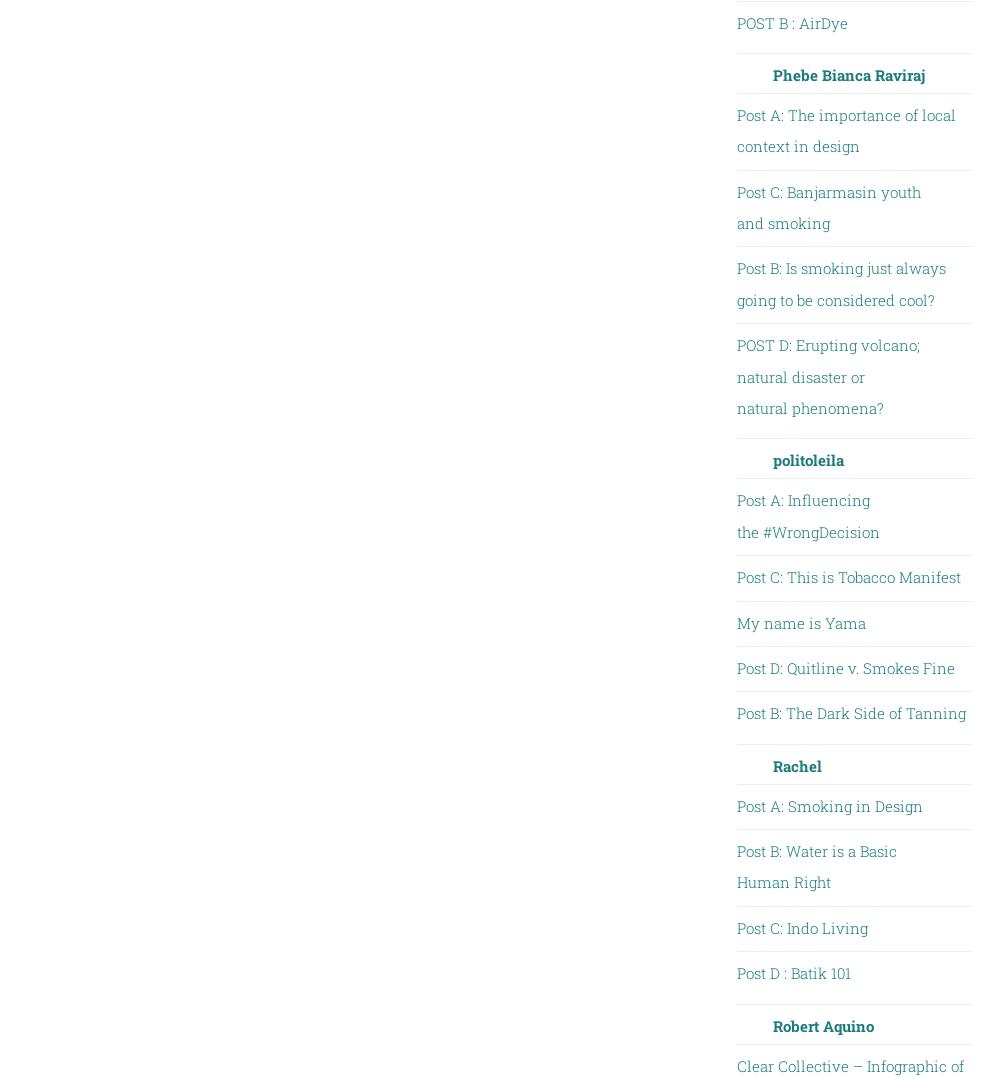 The height and width of the screenshot is (1078, 1000). I want to click on 'POST B : AirDye', so click(791, 20).